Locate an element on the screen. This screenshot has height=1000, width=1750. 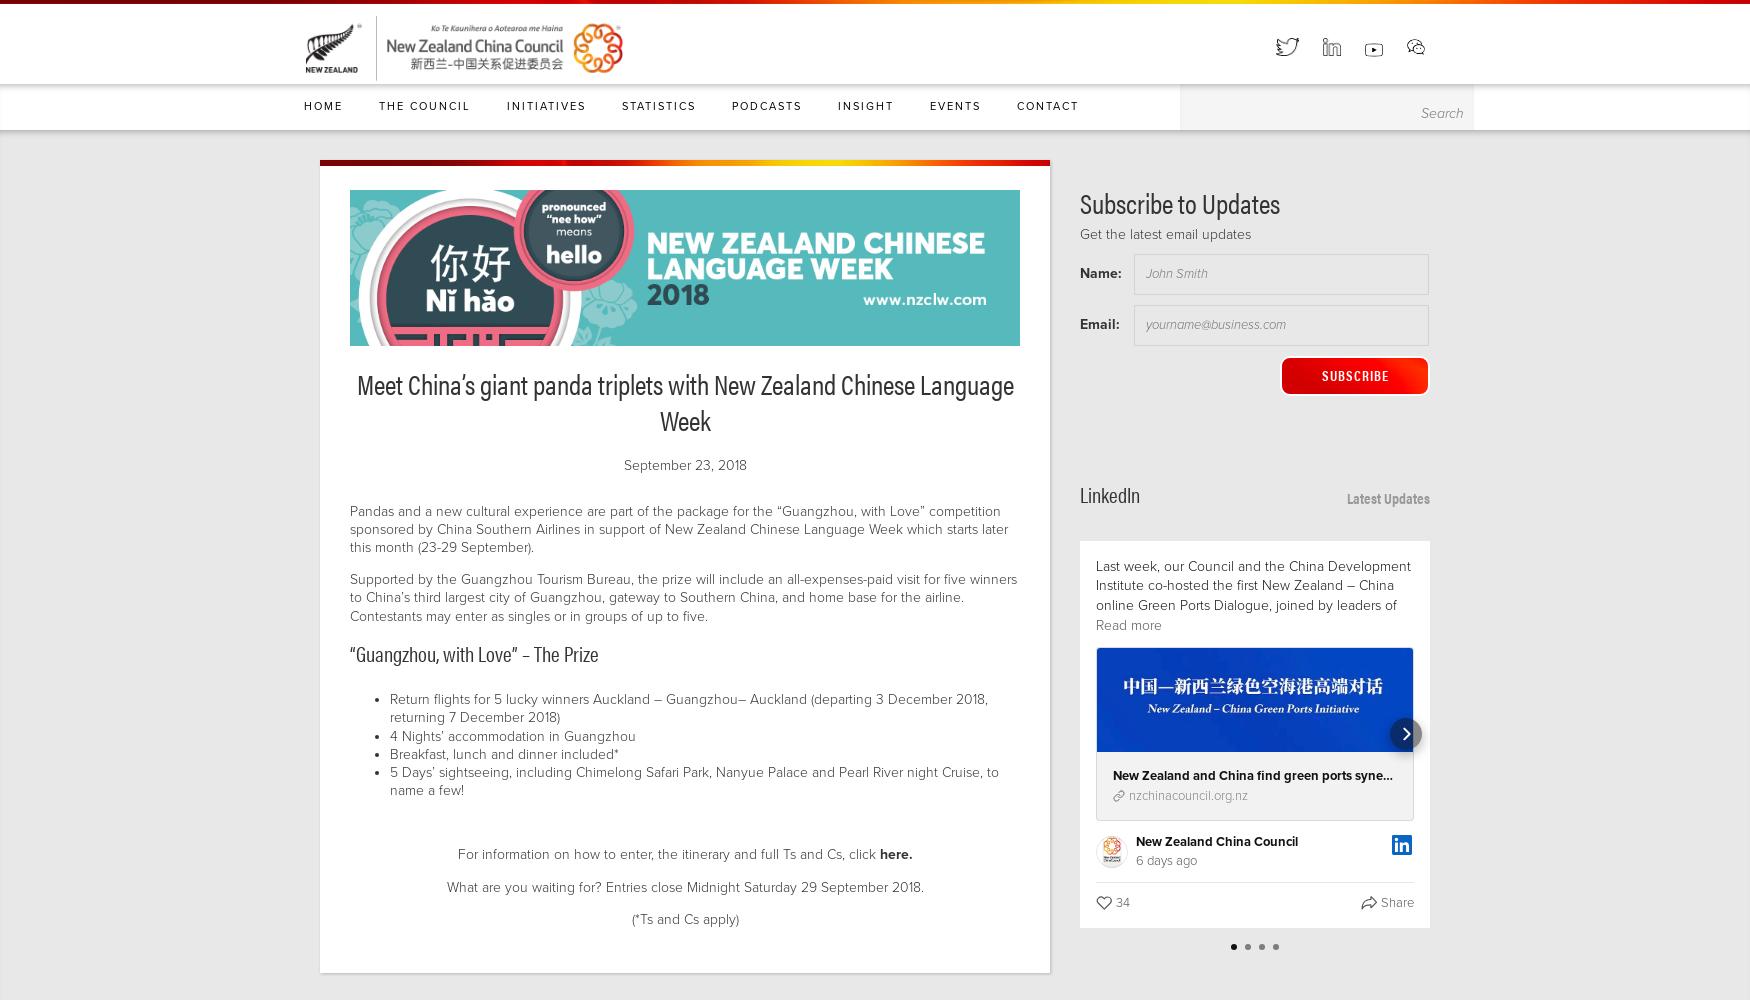
'Contact' is located at coordinates (1047, 105).